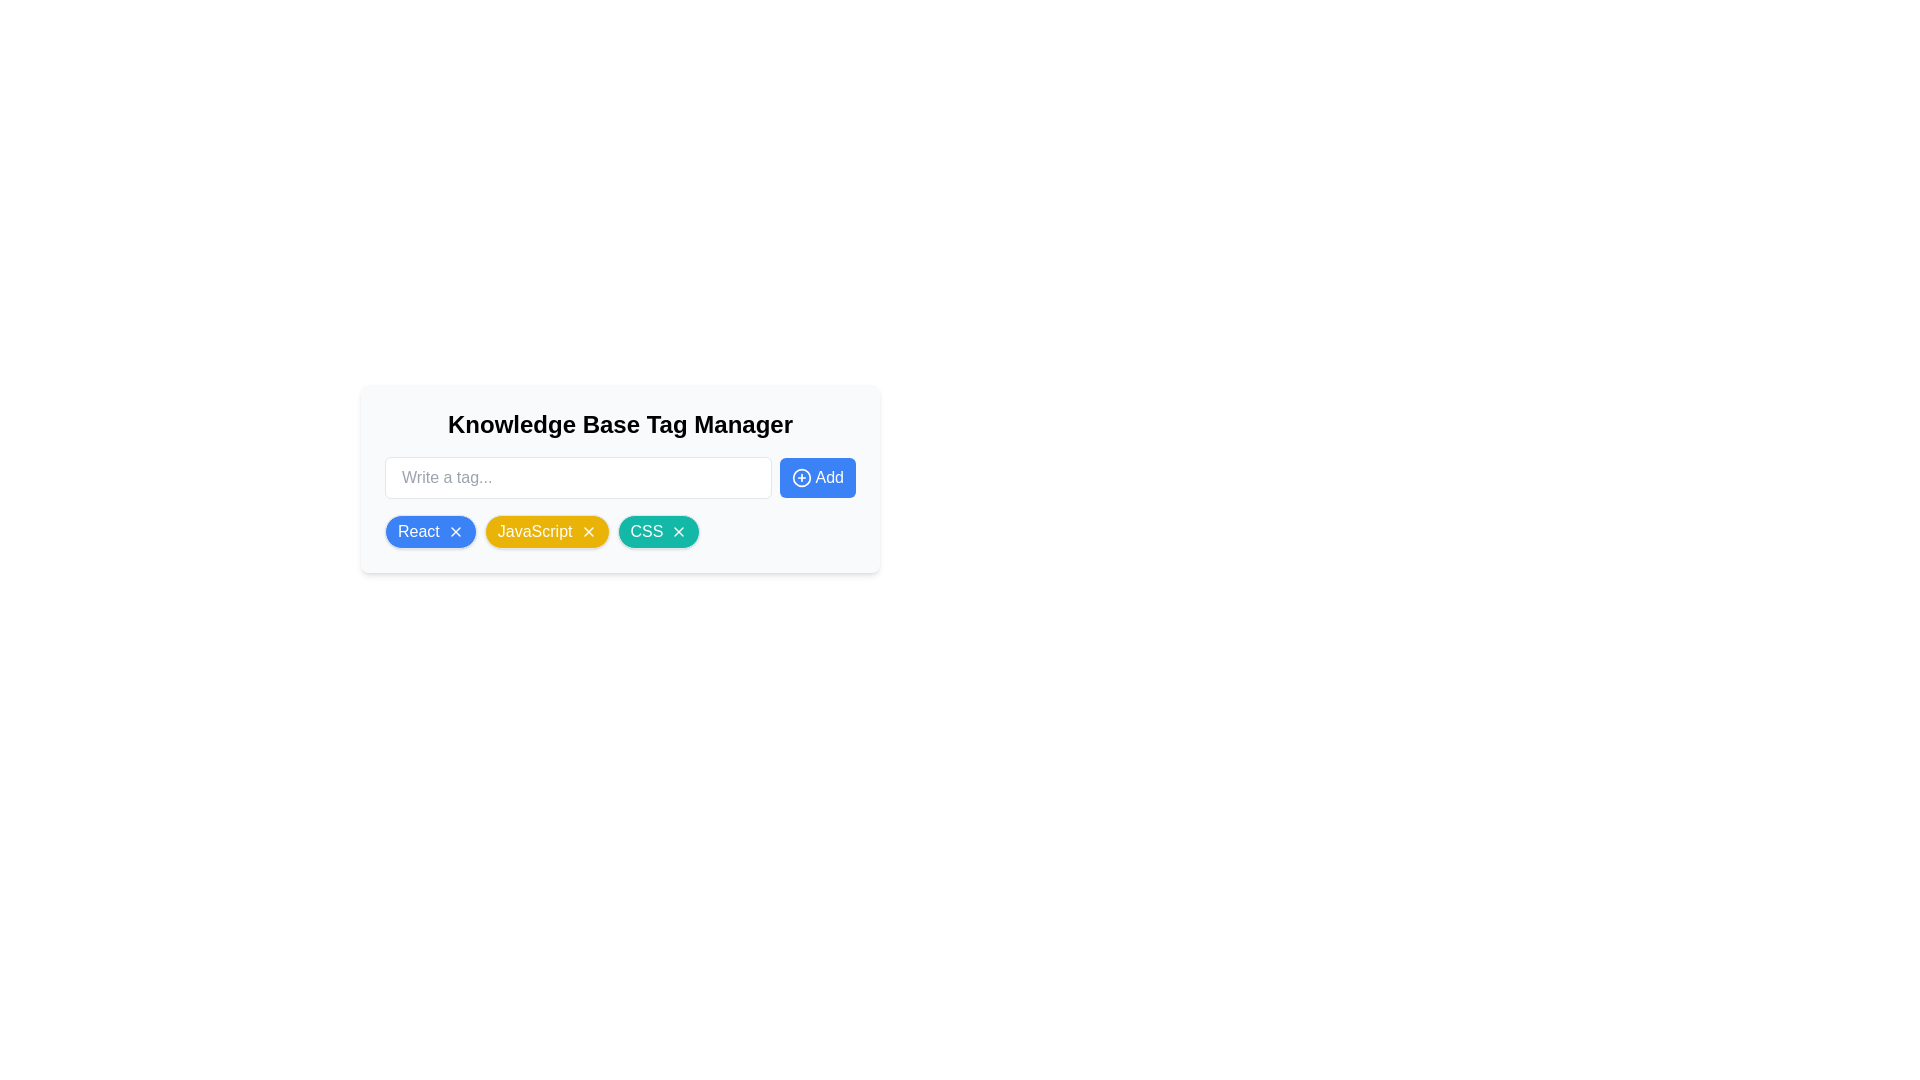 The image size is (1920, 1080). What do you see at coordinates (679, 531) in the screenshot?
I see `the small interactive 'X' icon within the circular background` at bounding box center [679, 531].